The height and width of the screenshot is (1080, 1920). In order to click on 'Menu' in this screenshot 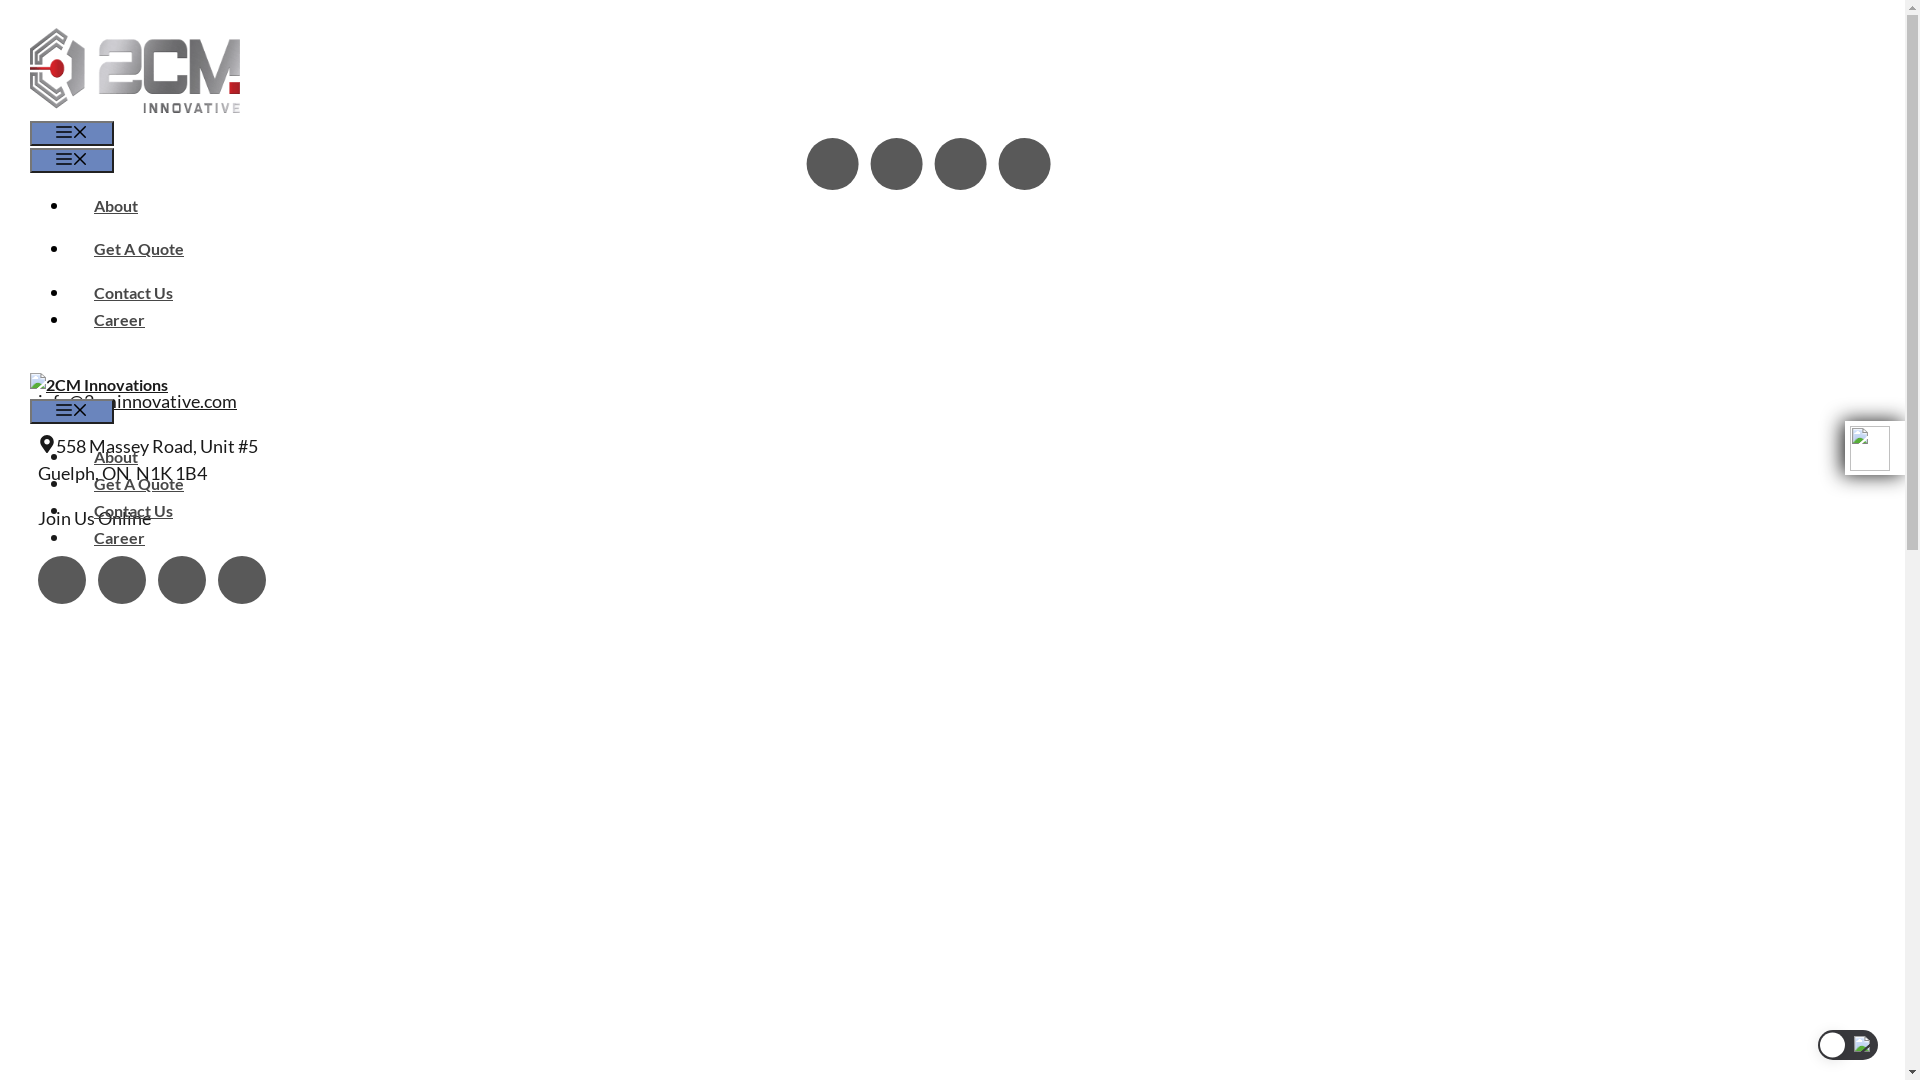, I will do `click(29, 159)`.